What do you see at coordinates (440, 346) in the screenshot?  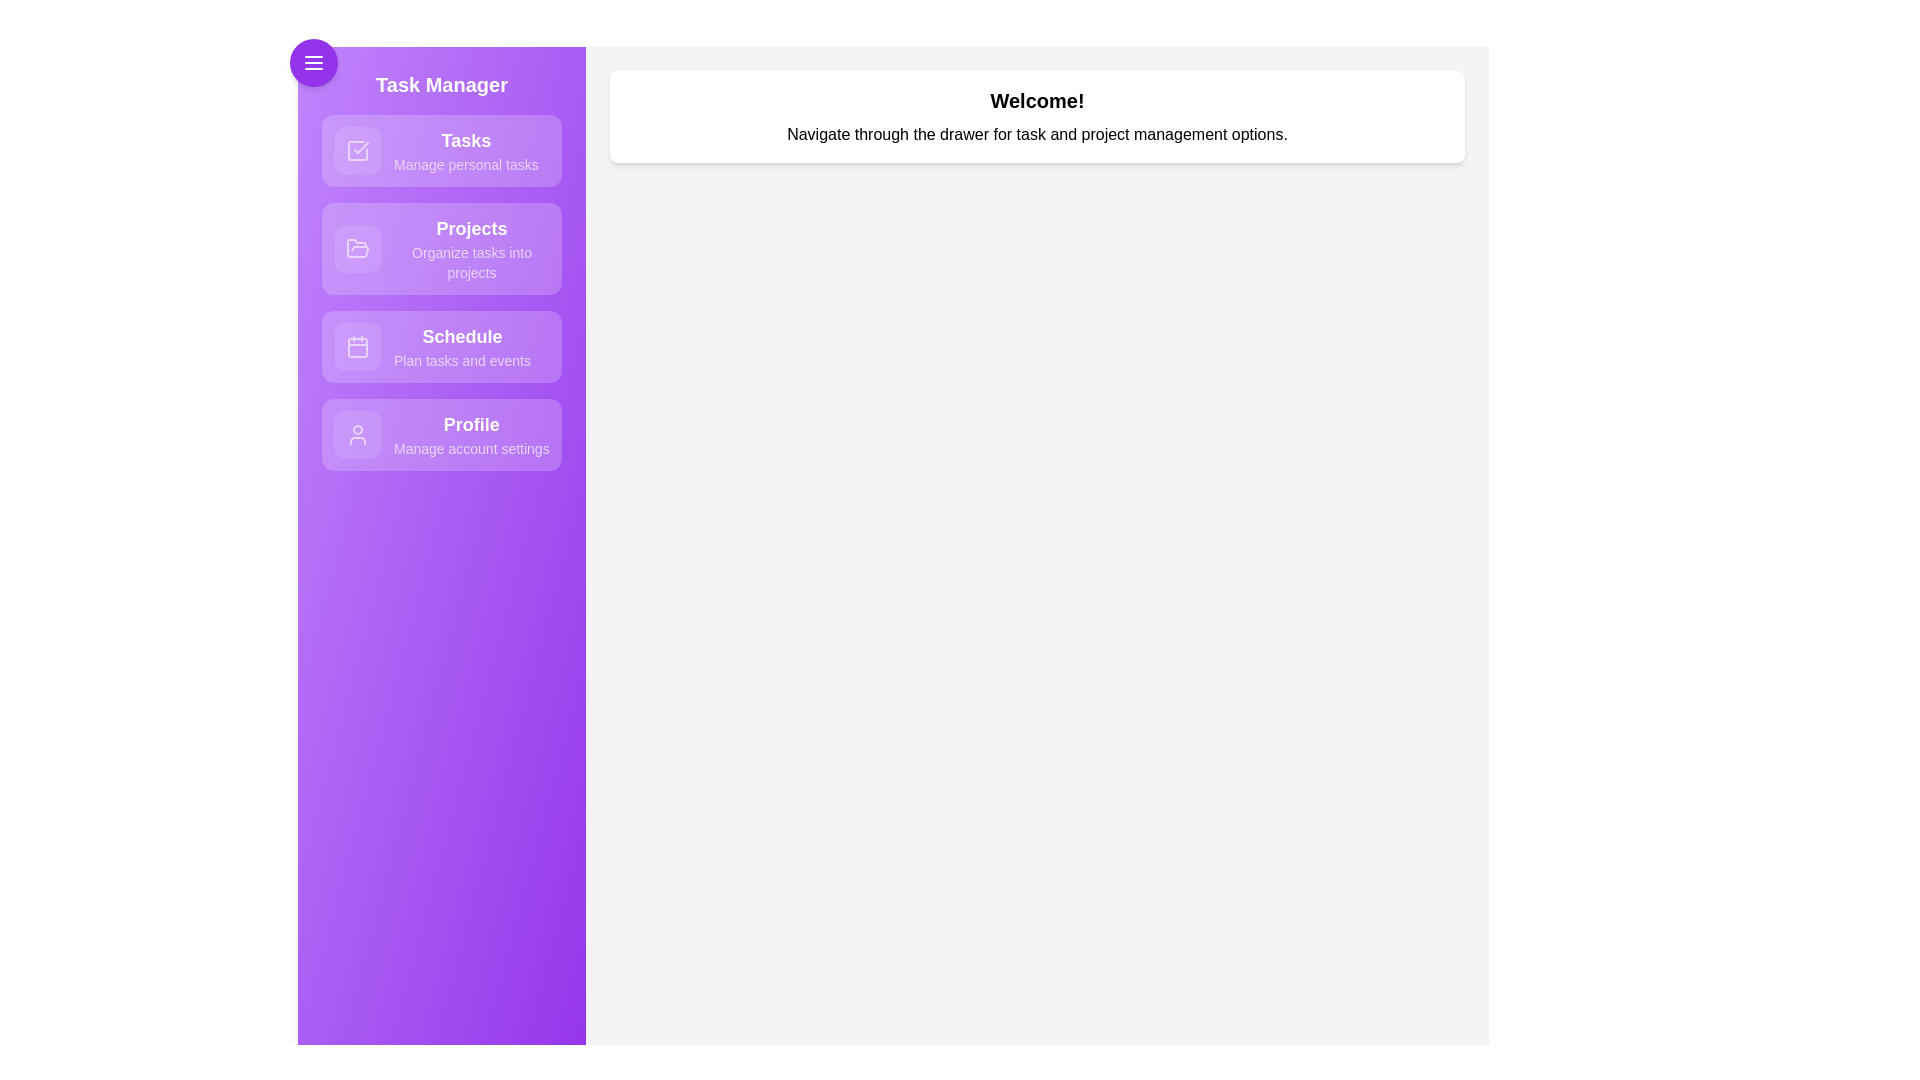 I see `the navigation item labeled 'Schedule' to observe its hover effect` at bounding box center [440, 346].